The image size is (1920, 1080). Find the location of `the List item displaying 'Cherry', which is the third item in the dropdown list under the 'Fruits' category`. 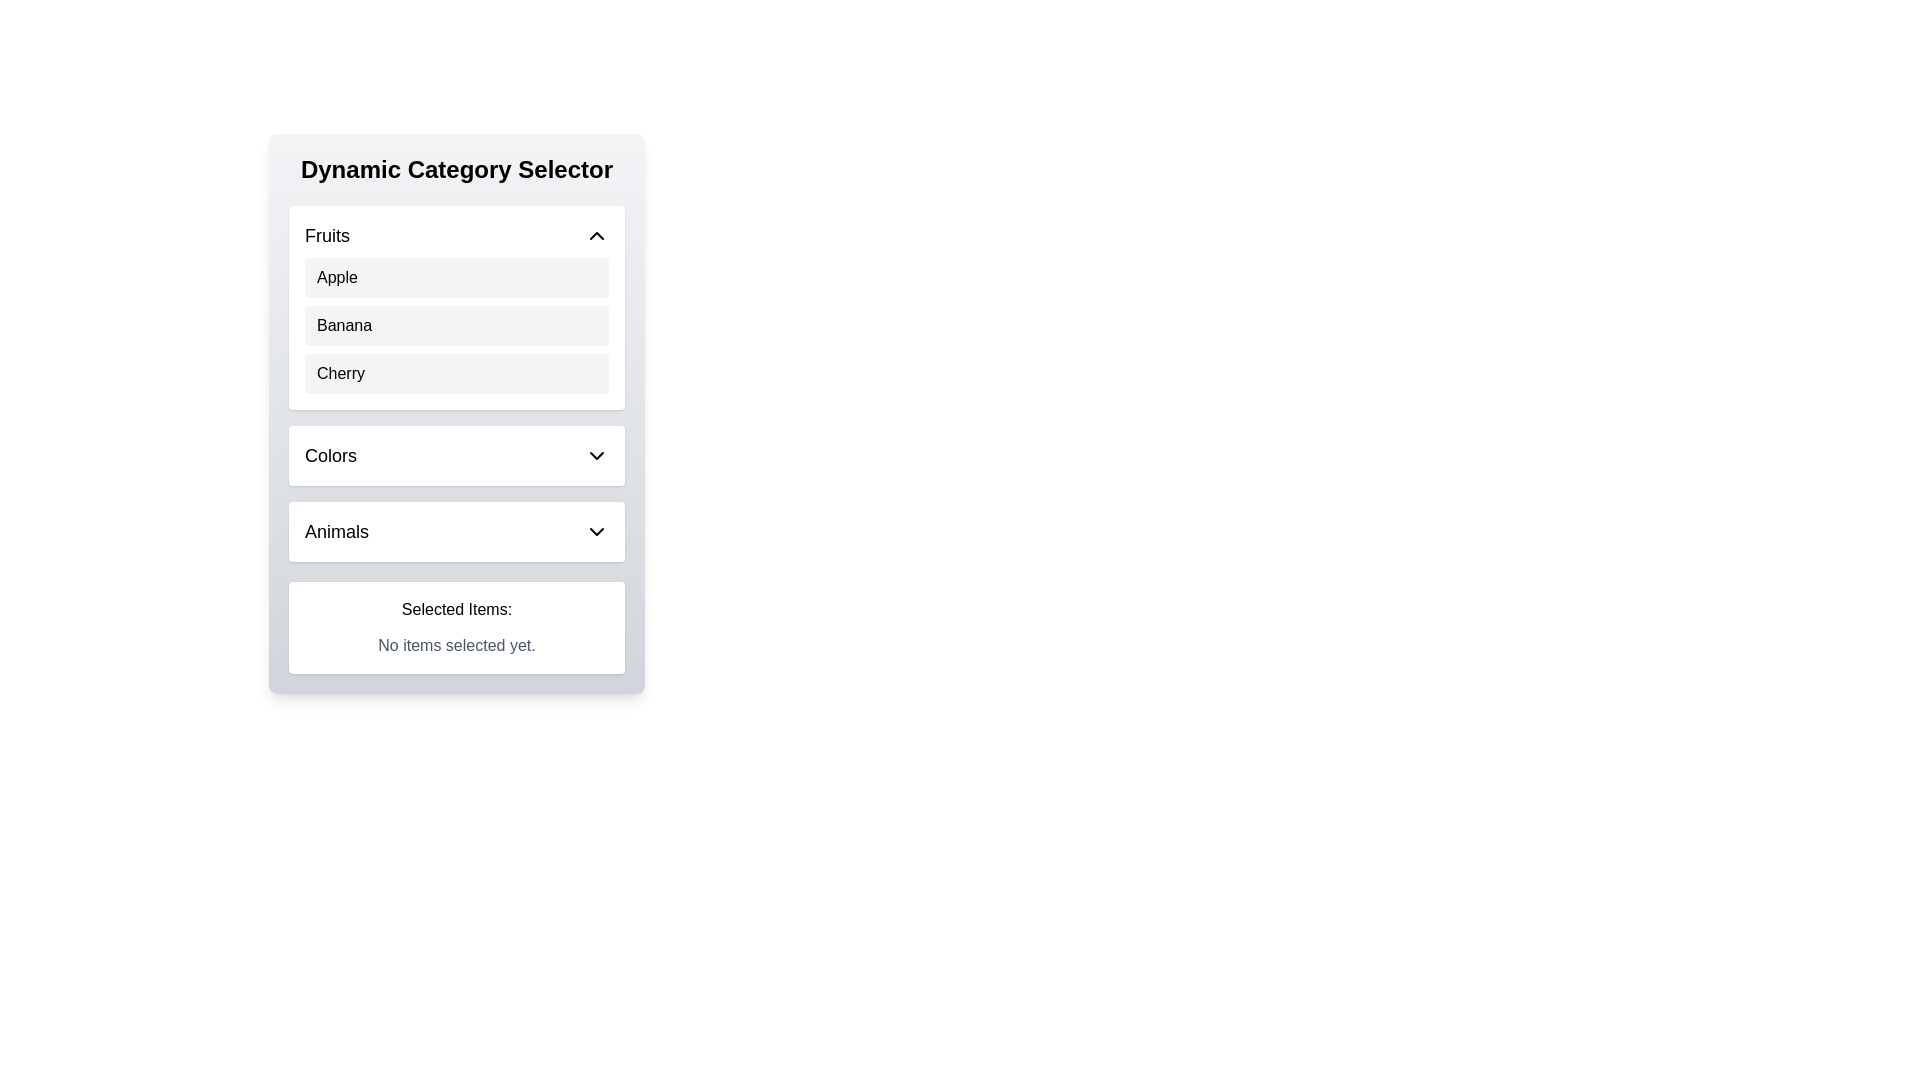

the List item displaying 'Cherry', which is the third item in the dropdown list under the 'Fruits' category is located at coordinates (455, 374).